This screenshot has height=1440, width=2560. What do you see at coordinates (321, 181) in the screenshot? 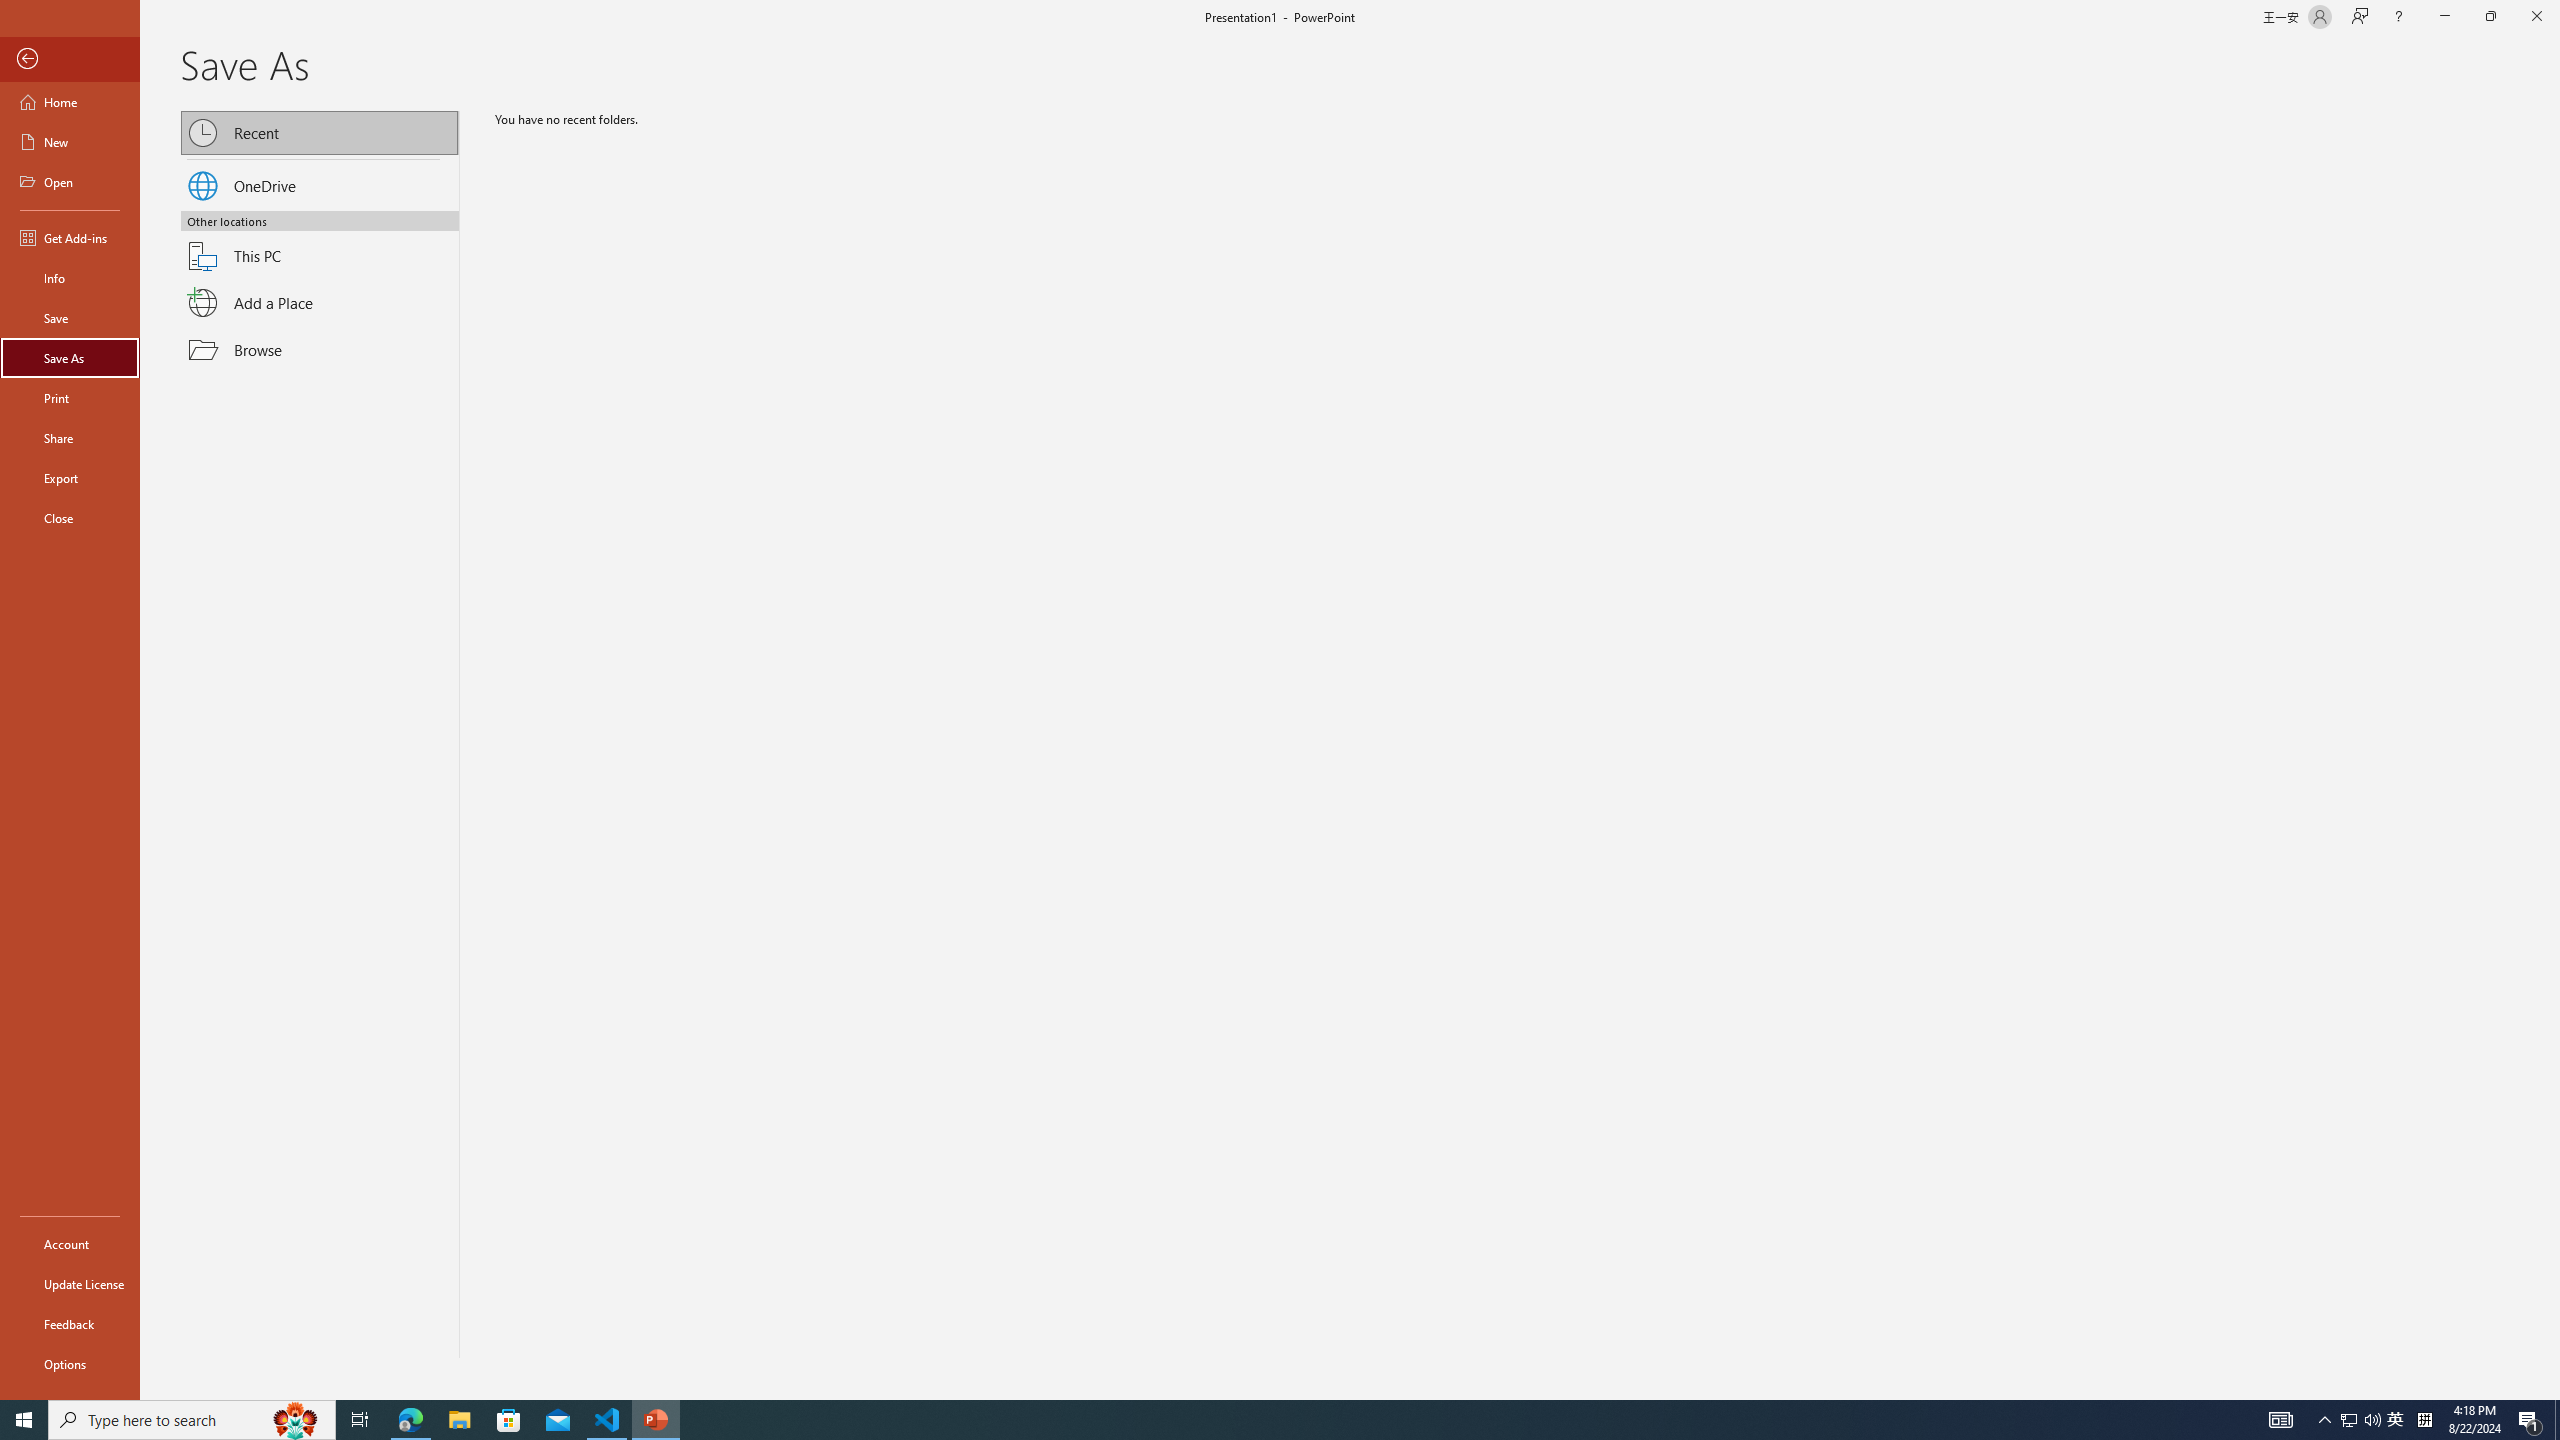
I see `'OneDrive'` at bounding box center [321, 181].